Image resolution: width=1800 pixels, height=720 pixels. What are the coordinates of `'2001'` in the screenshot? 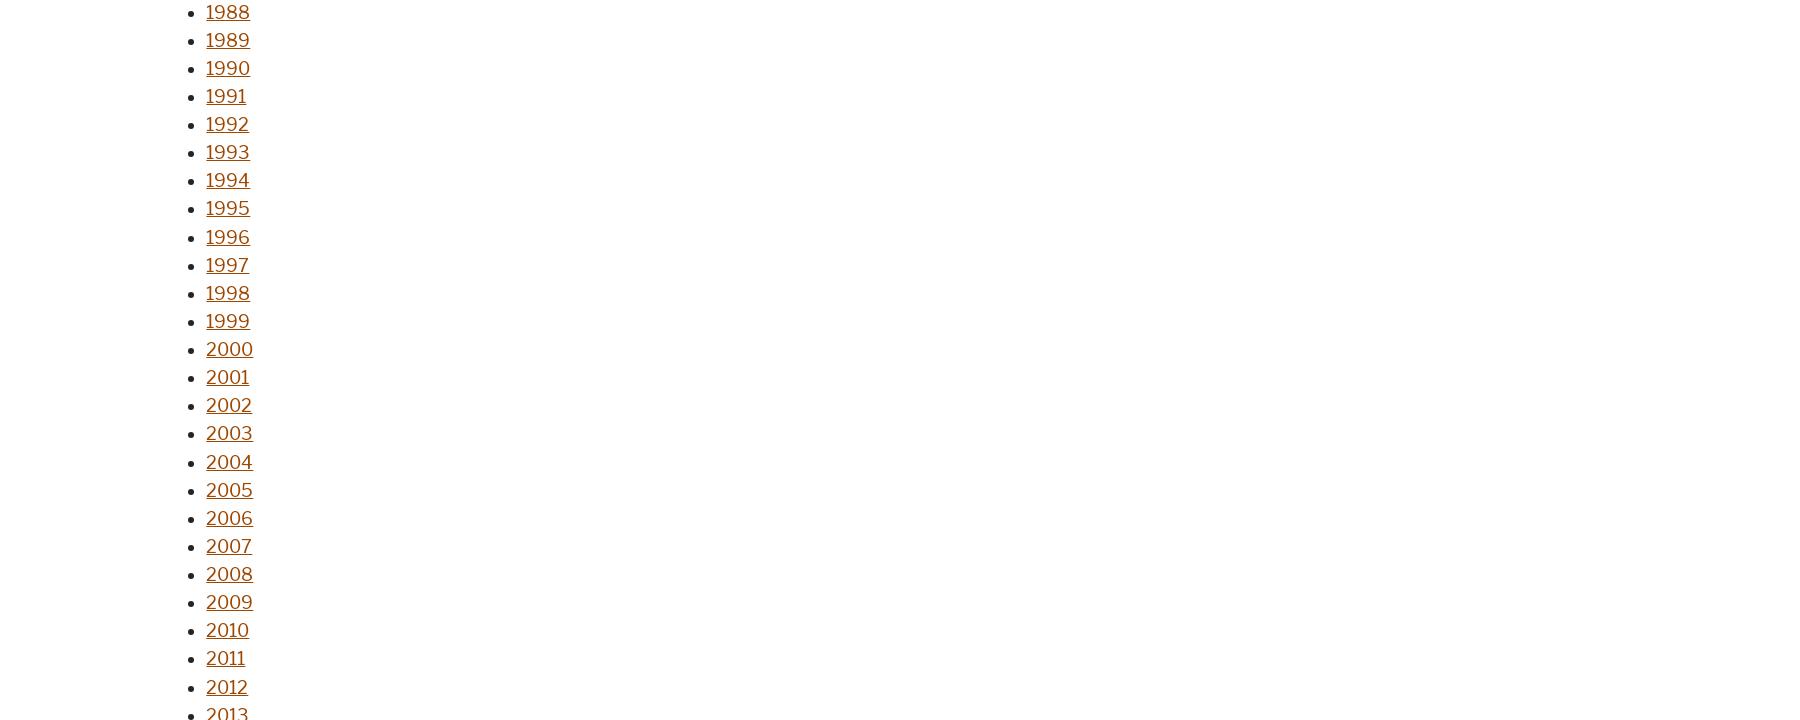 It's located at (226, 378).